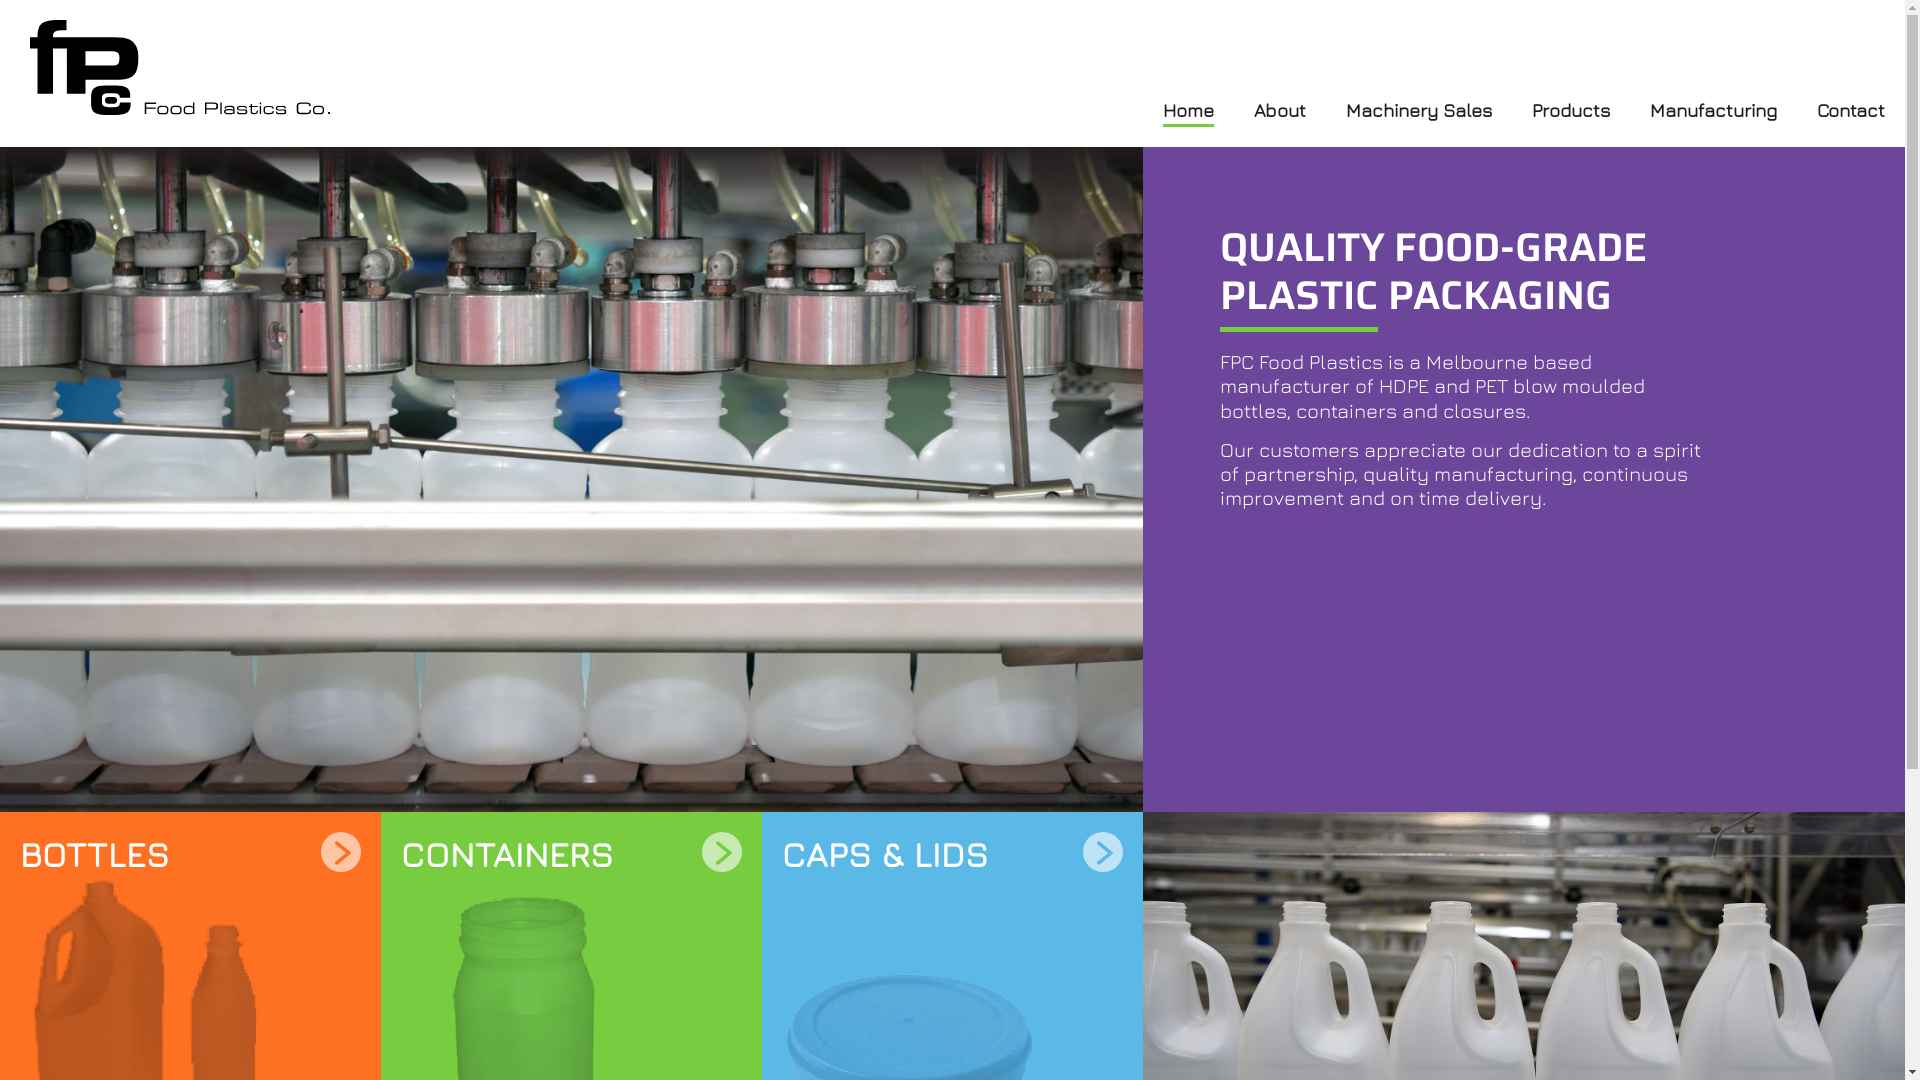  I want to click on 'Food Plastics', so click(29, 66).